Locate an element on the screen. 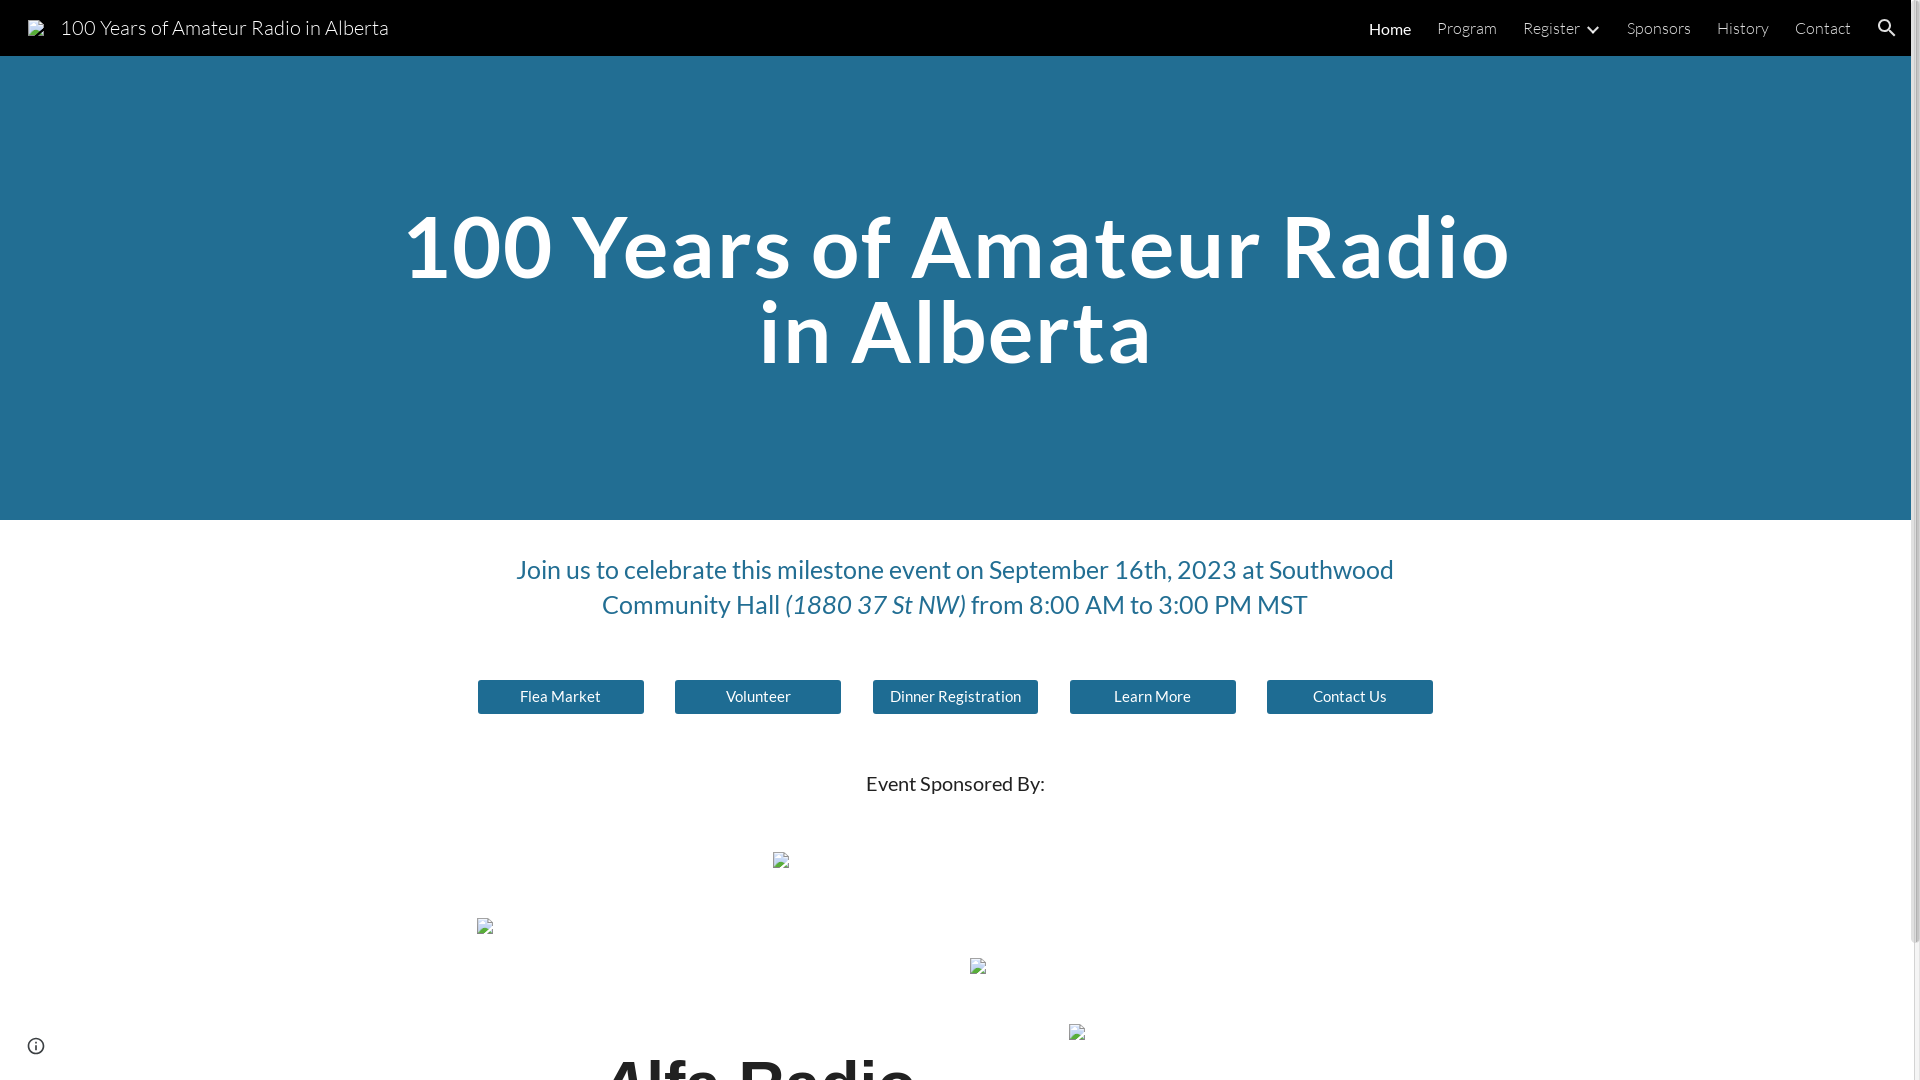 The image size is (1920, 1080). 'Contact' is located at coordinates (1823, 27).